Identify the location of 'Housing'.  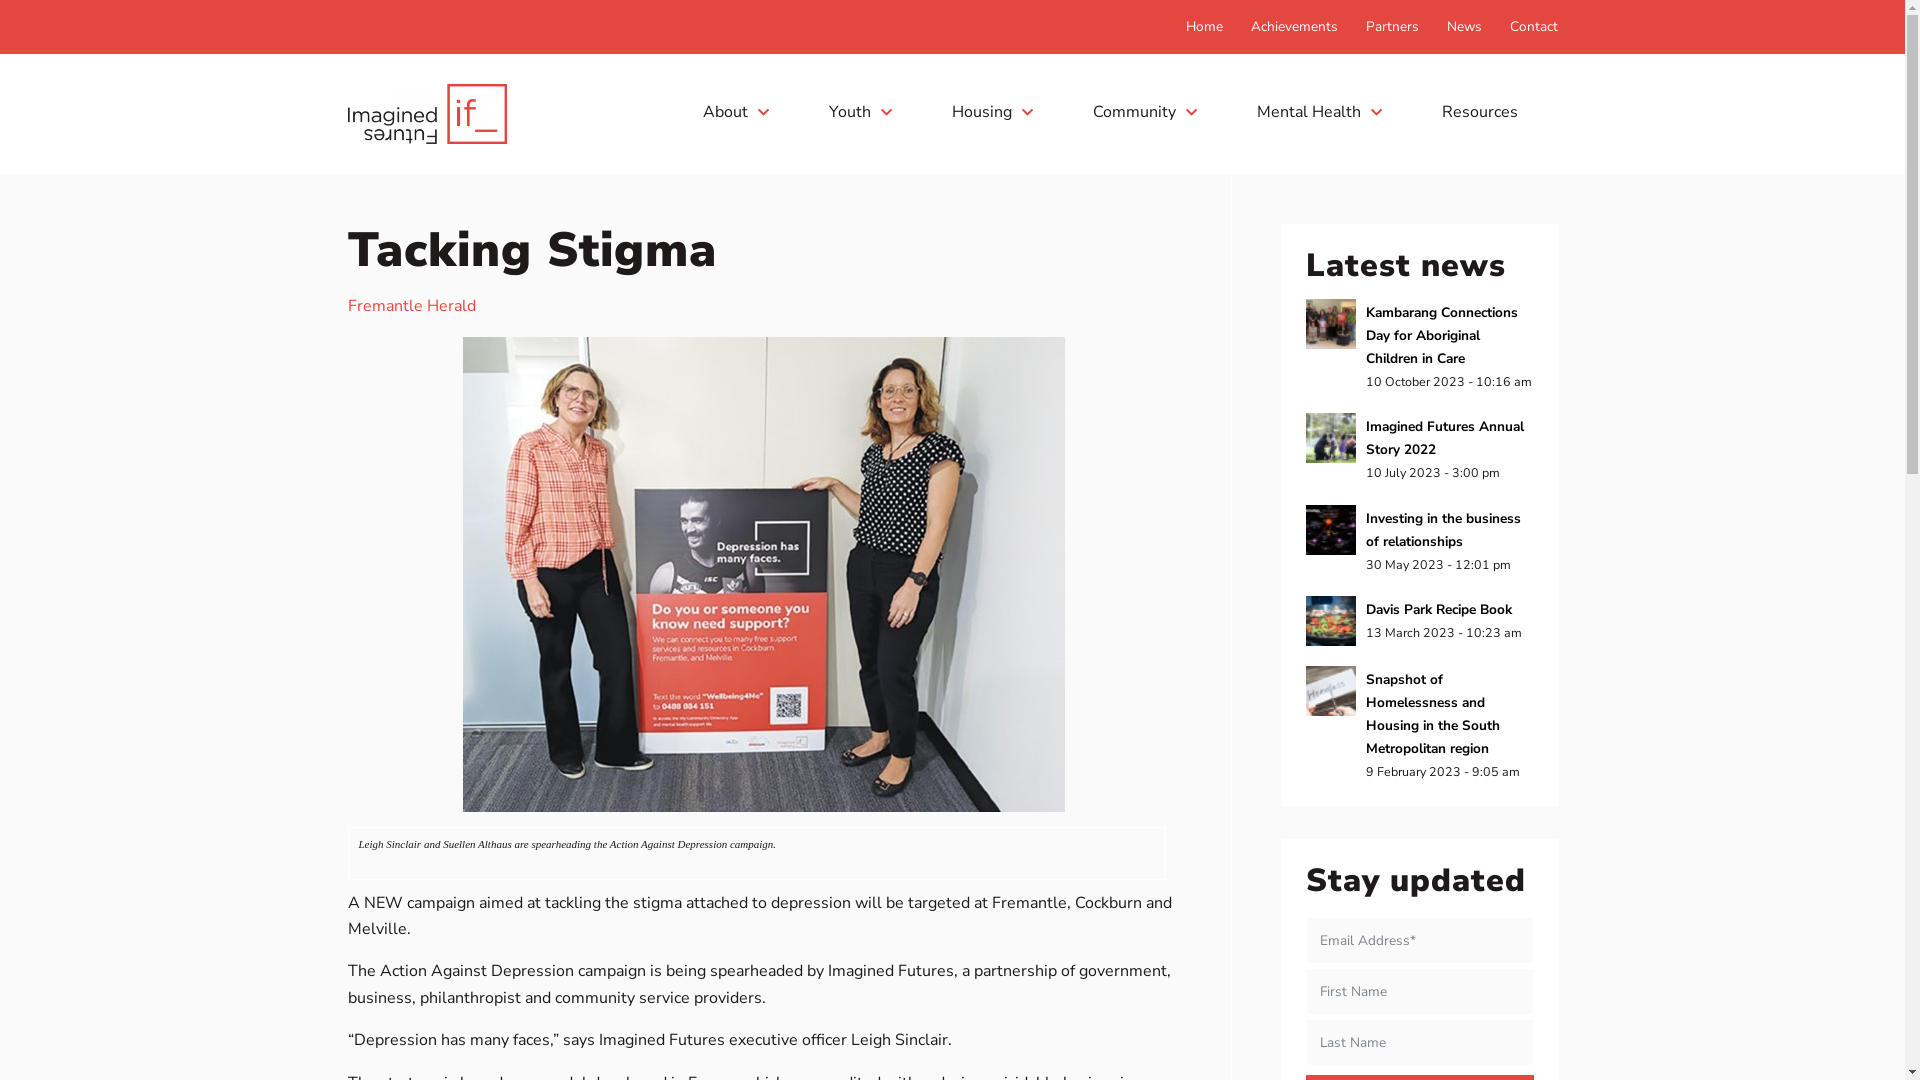
(992, 111).